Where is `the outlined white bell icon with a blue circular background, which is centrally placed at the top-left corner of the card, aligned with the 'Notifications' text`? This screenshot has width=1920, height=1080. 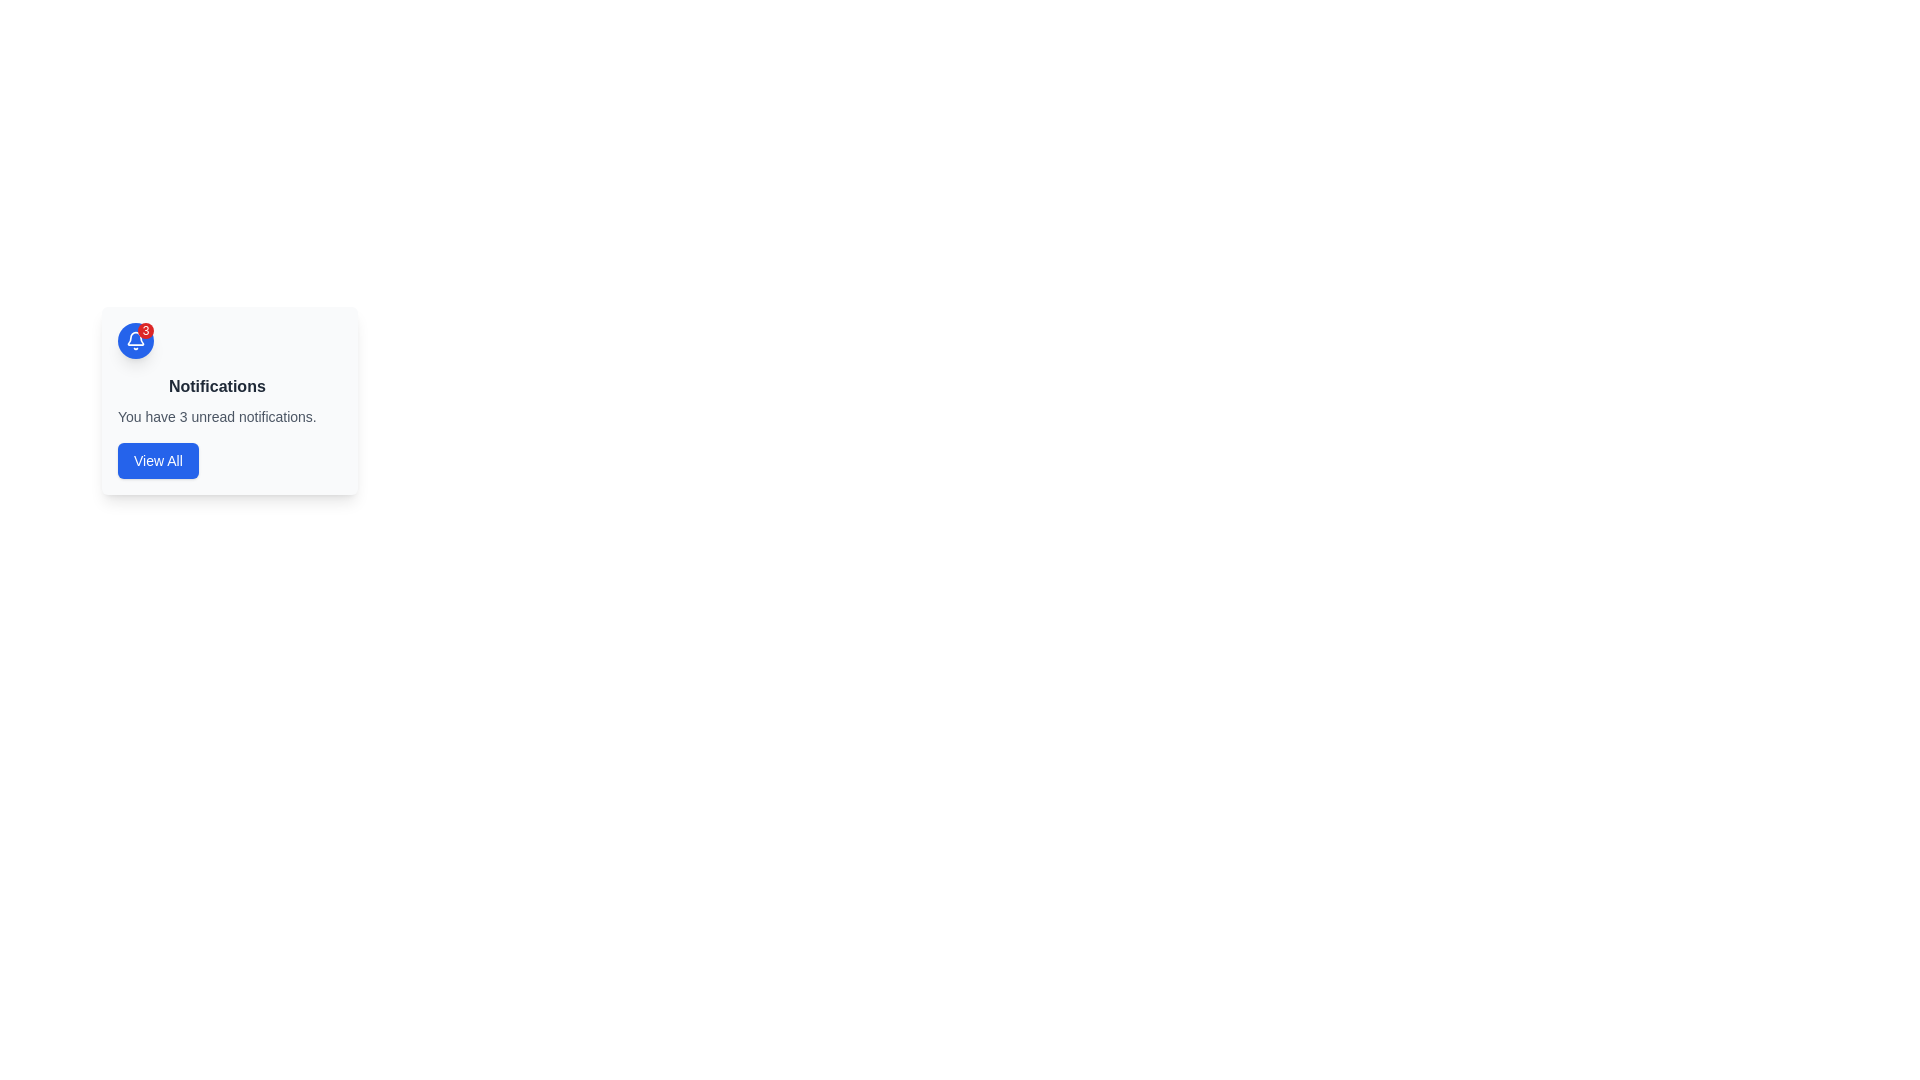
the outlined white bell icon with a blue circular background, which is centrally placed at the top-left corner of the card, aligned with the 'Notifications' text is located at coordinates (134, 339).